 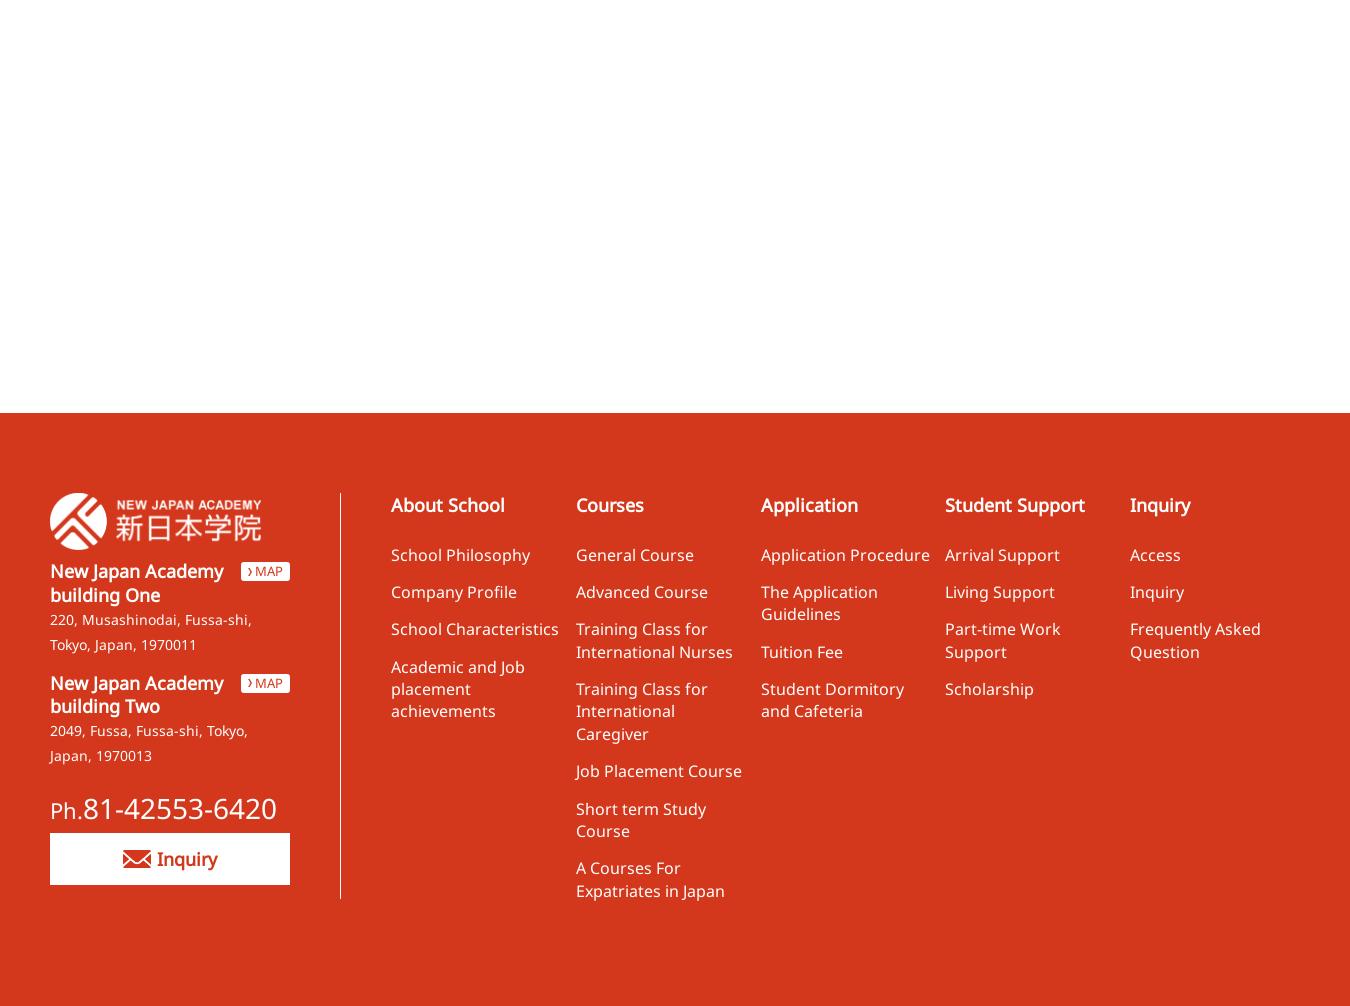 What do you see at coordinates (640, 711) in the screenshot?
I see `'Training Class for International Caregiver'` at bounding box center [640, 711].